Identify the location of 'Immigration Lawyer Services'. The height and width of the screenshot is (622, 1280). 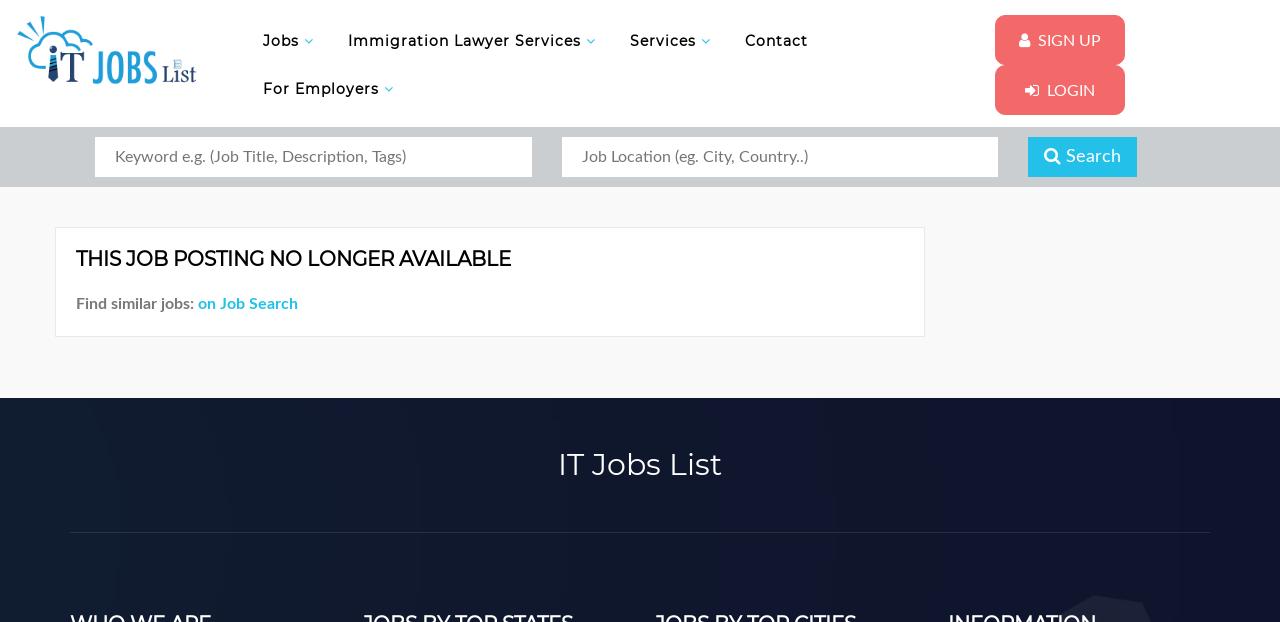
(465, 39).